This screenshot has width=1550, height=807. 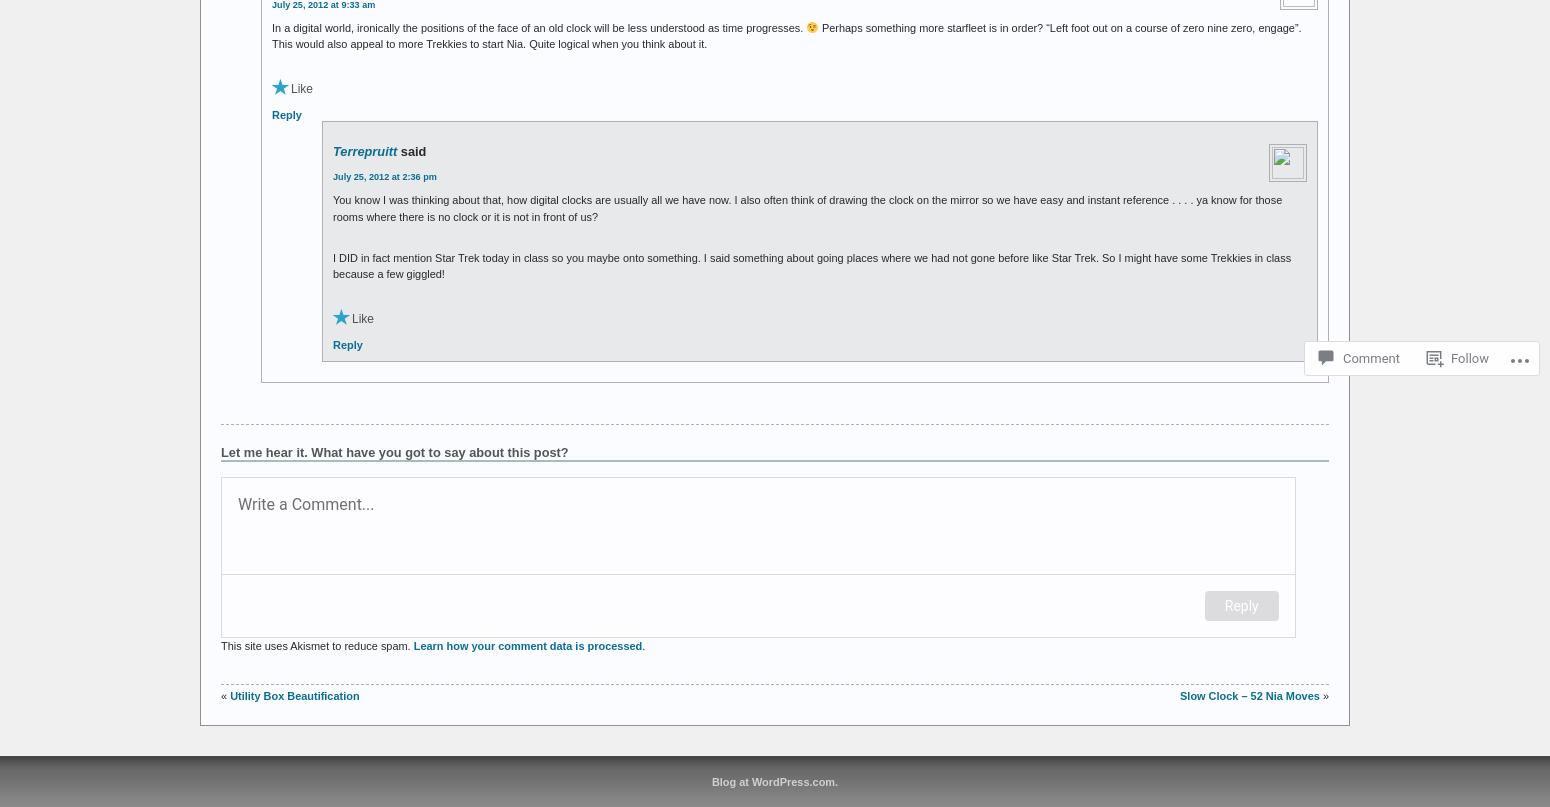 What do you see at coordinates (811, 264) in the screenshot?
I see `'I DID in fact mention Star Trek today in class so you maybe onto something.  I said something about going places where we had not gone before like Star Trek.  So I might have some Trekkies in class because a few giggled!'` at bounding box center [811, 264].